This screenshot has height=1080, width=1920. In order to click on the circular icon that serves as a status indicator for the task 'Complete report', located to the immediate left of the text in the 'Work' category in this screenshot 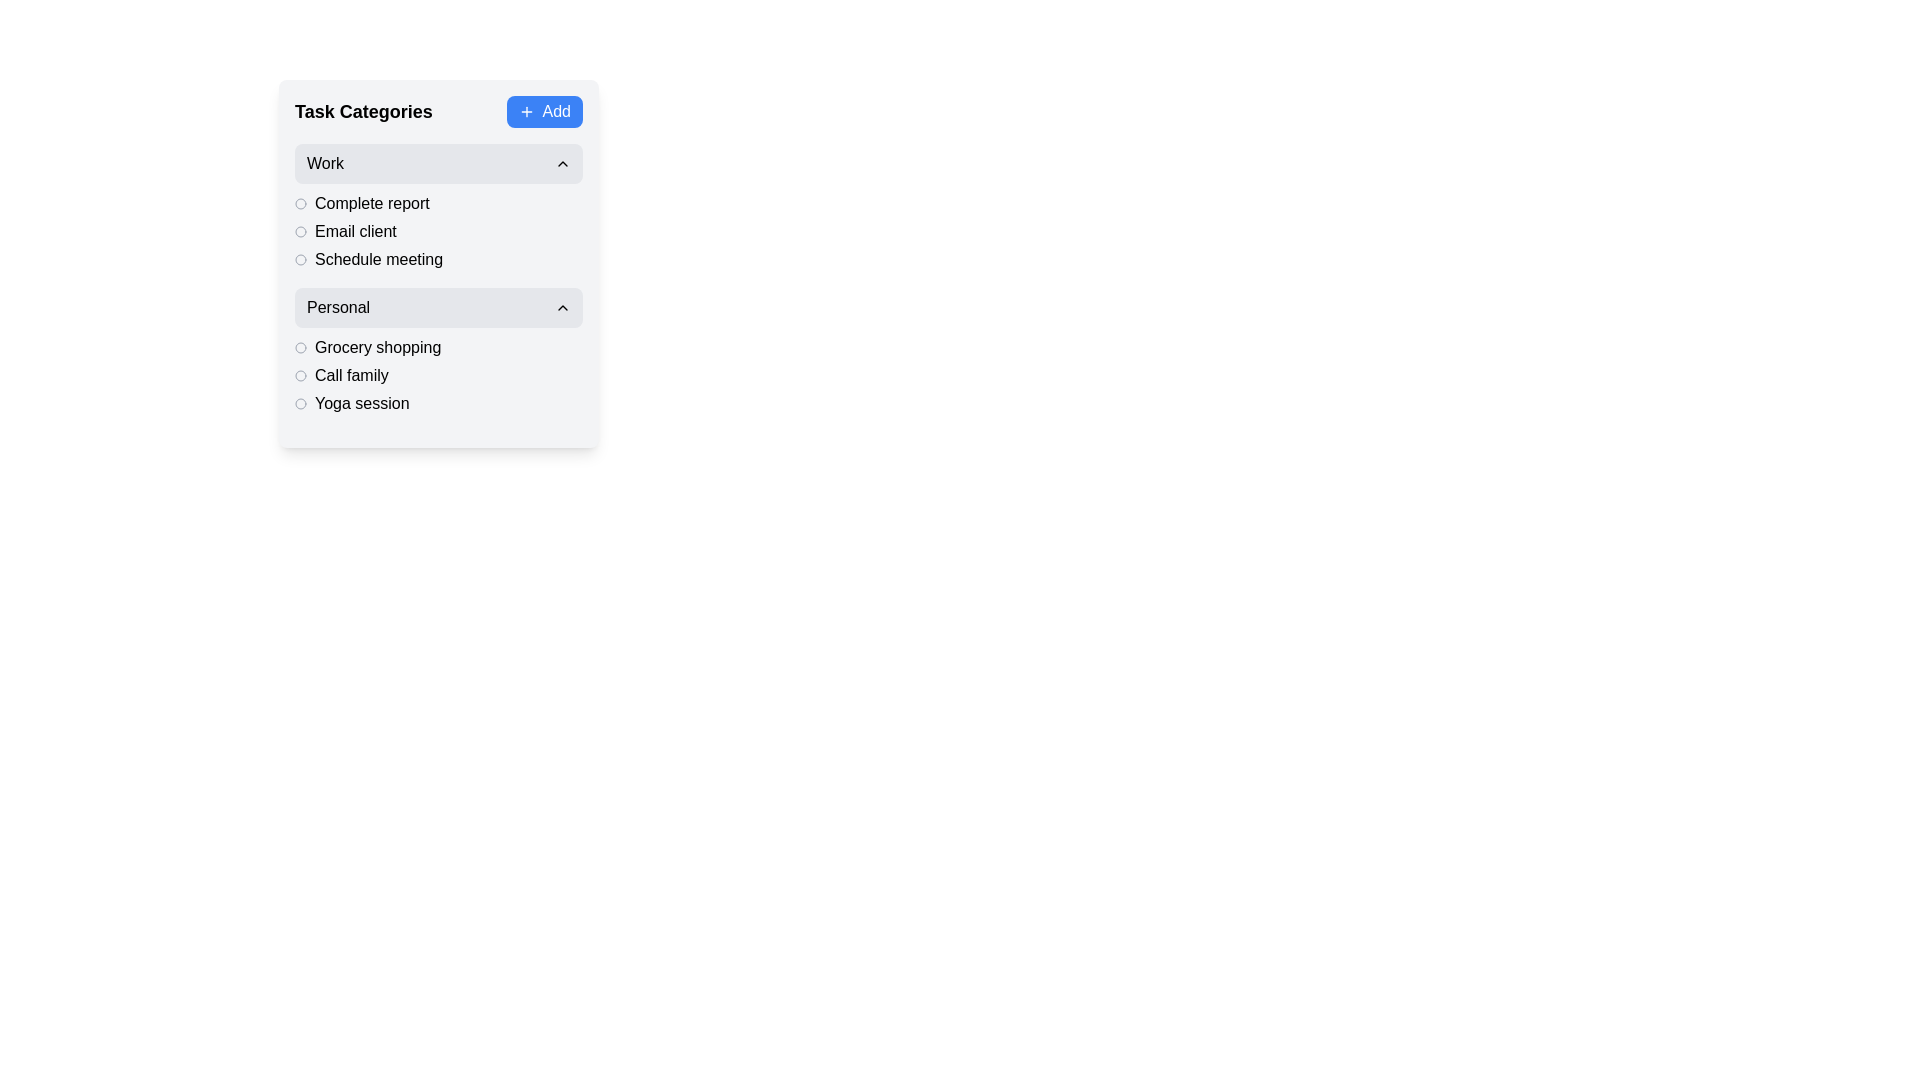, I will do `click(300, 204)`.